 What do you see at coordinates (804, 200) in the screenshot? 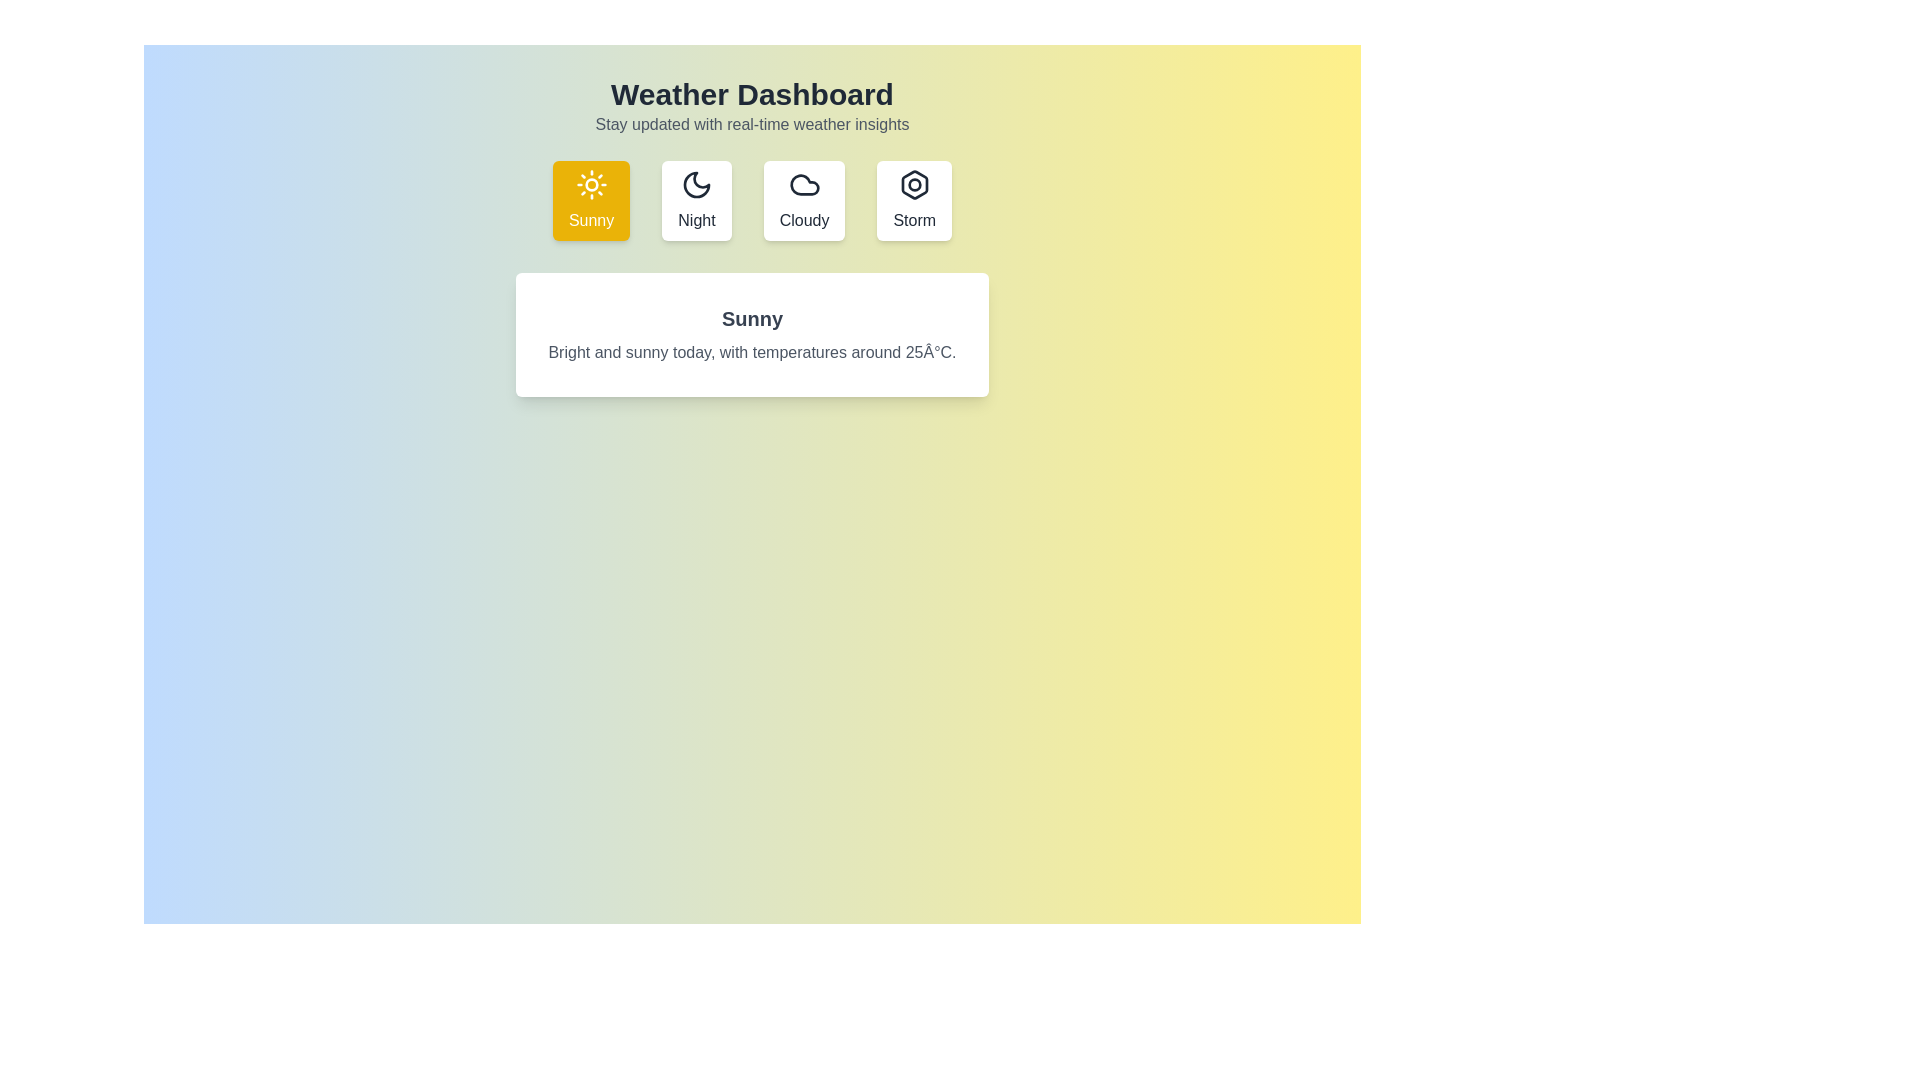
I see `the Cloudy weather condition tab` at bounding box center [804, 200].